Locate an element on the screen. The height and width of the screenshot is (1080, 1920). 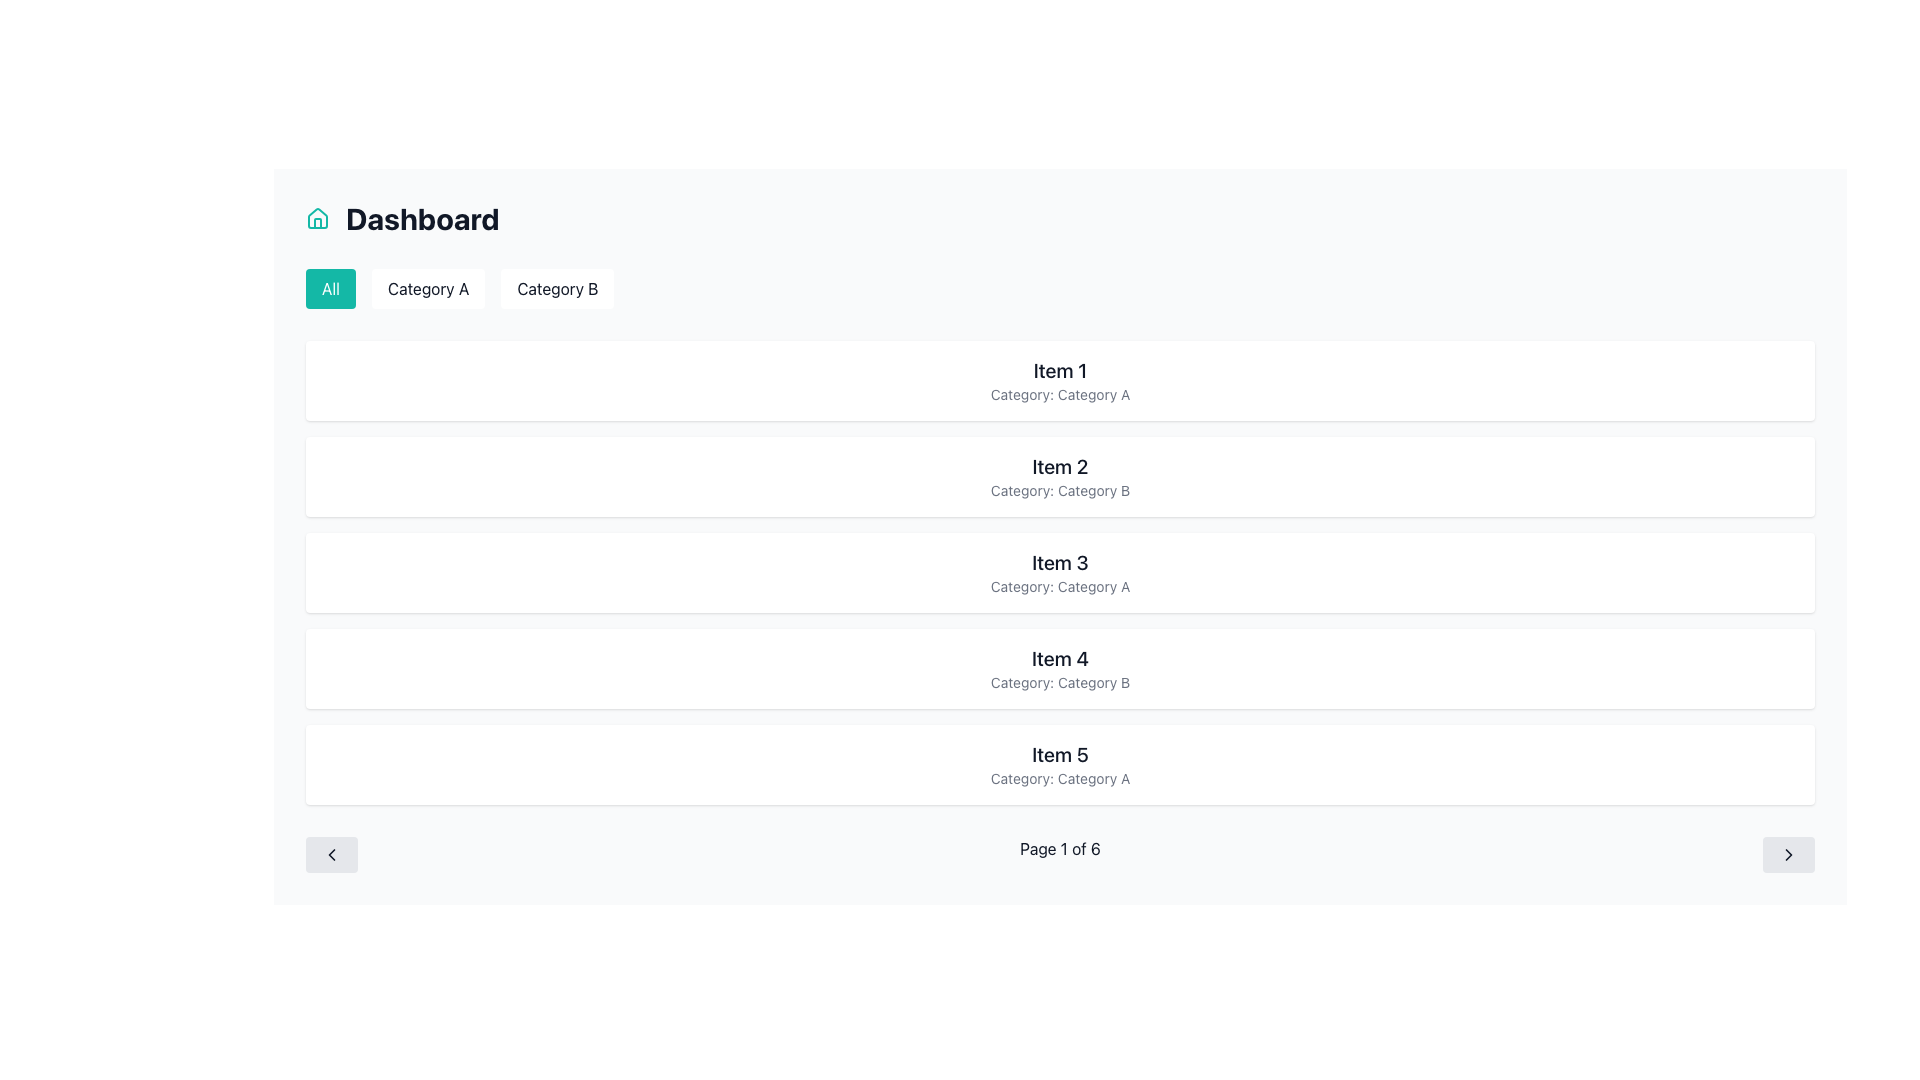
the title text of the first card in the vertical list, which serves as the main label or identifier for the item is located at coordinates (1059, 370).